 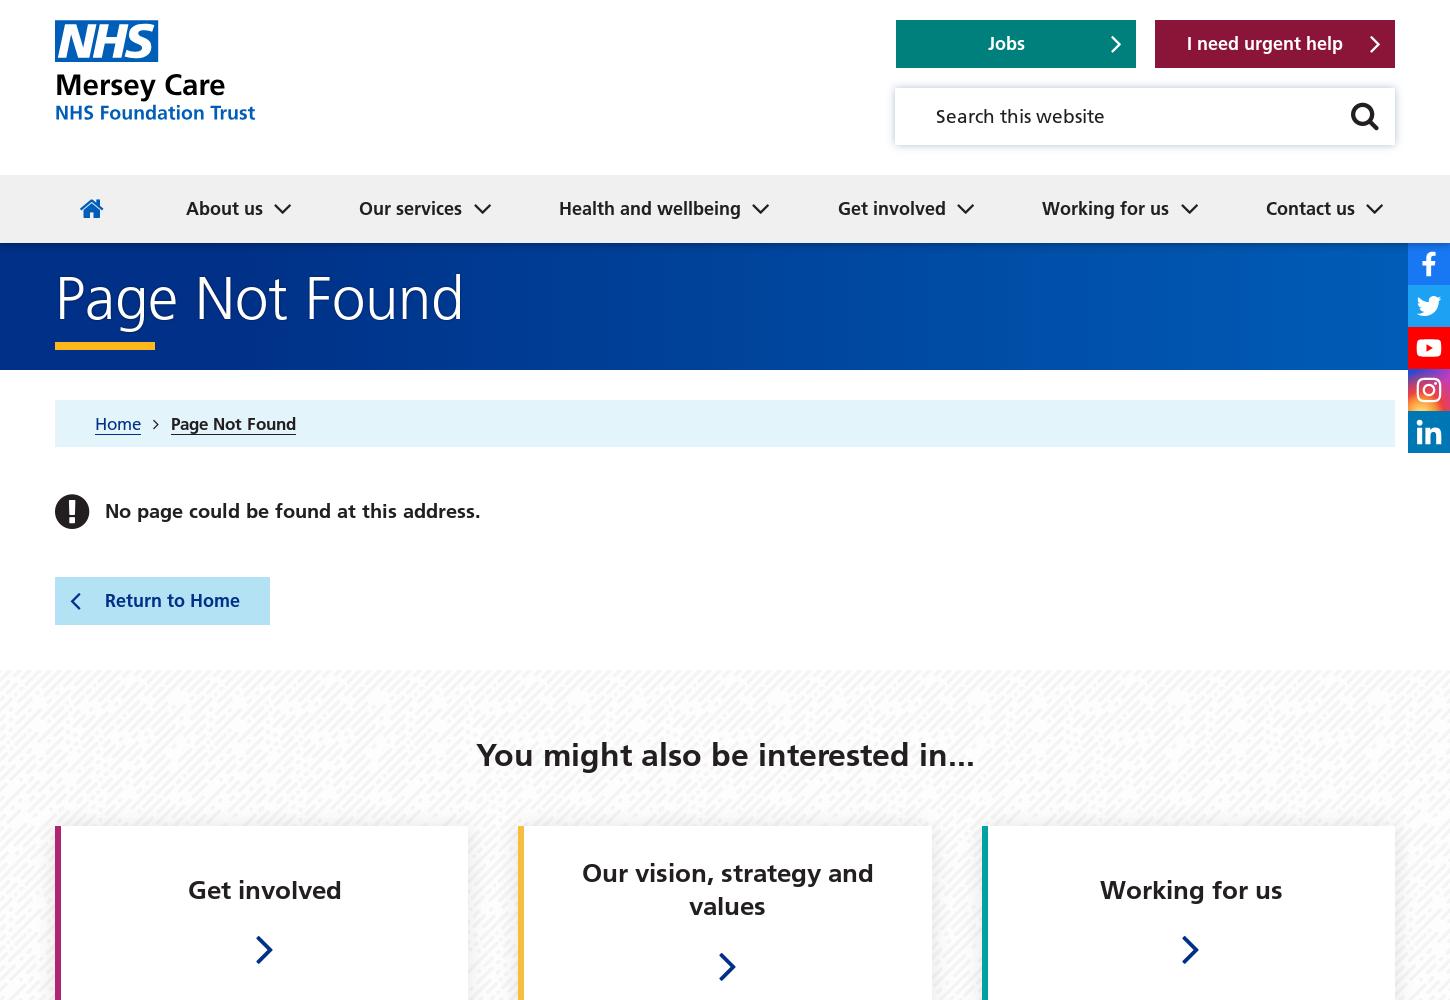 What do you see at coordinates (669, 89) in the screenshot?
I see `'Great place to live and work'` at bounding box center [669, 89].